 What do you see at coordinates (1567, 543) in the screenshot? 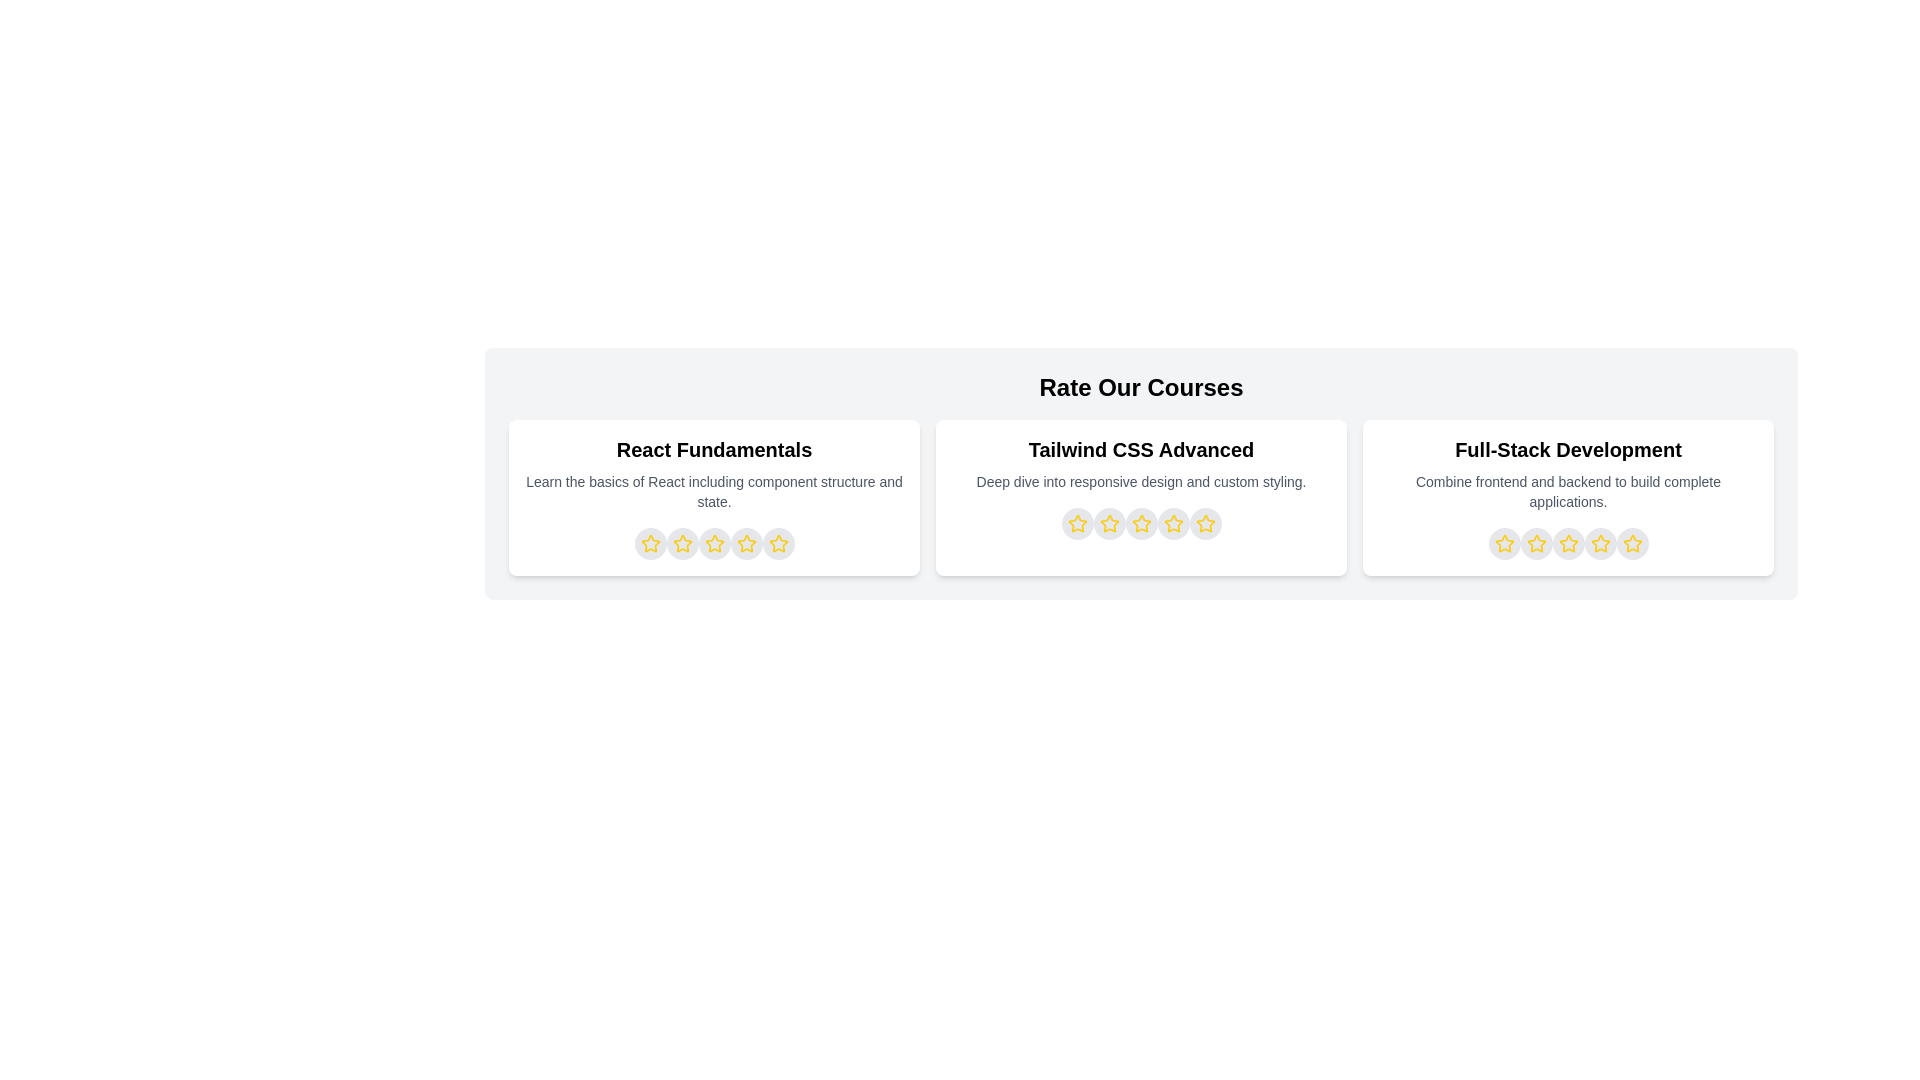
I see `the star representing 3 stars for the course titled Full-Stack Development` at bounding box center [1567, 543].